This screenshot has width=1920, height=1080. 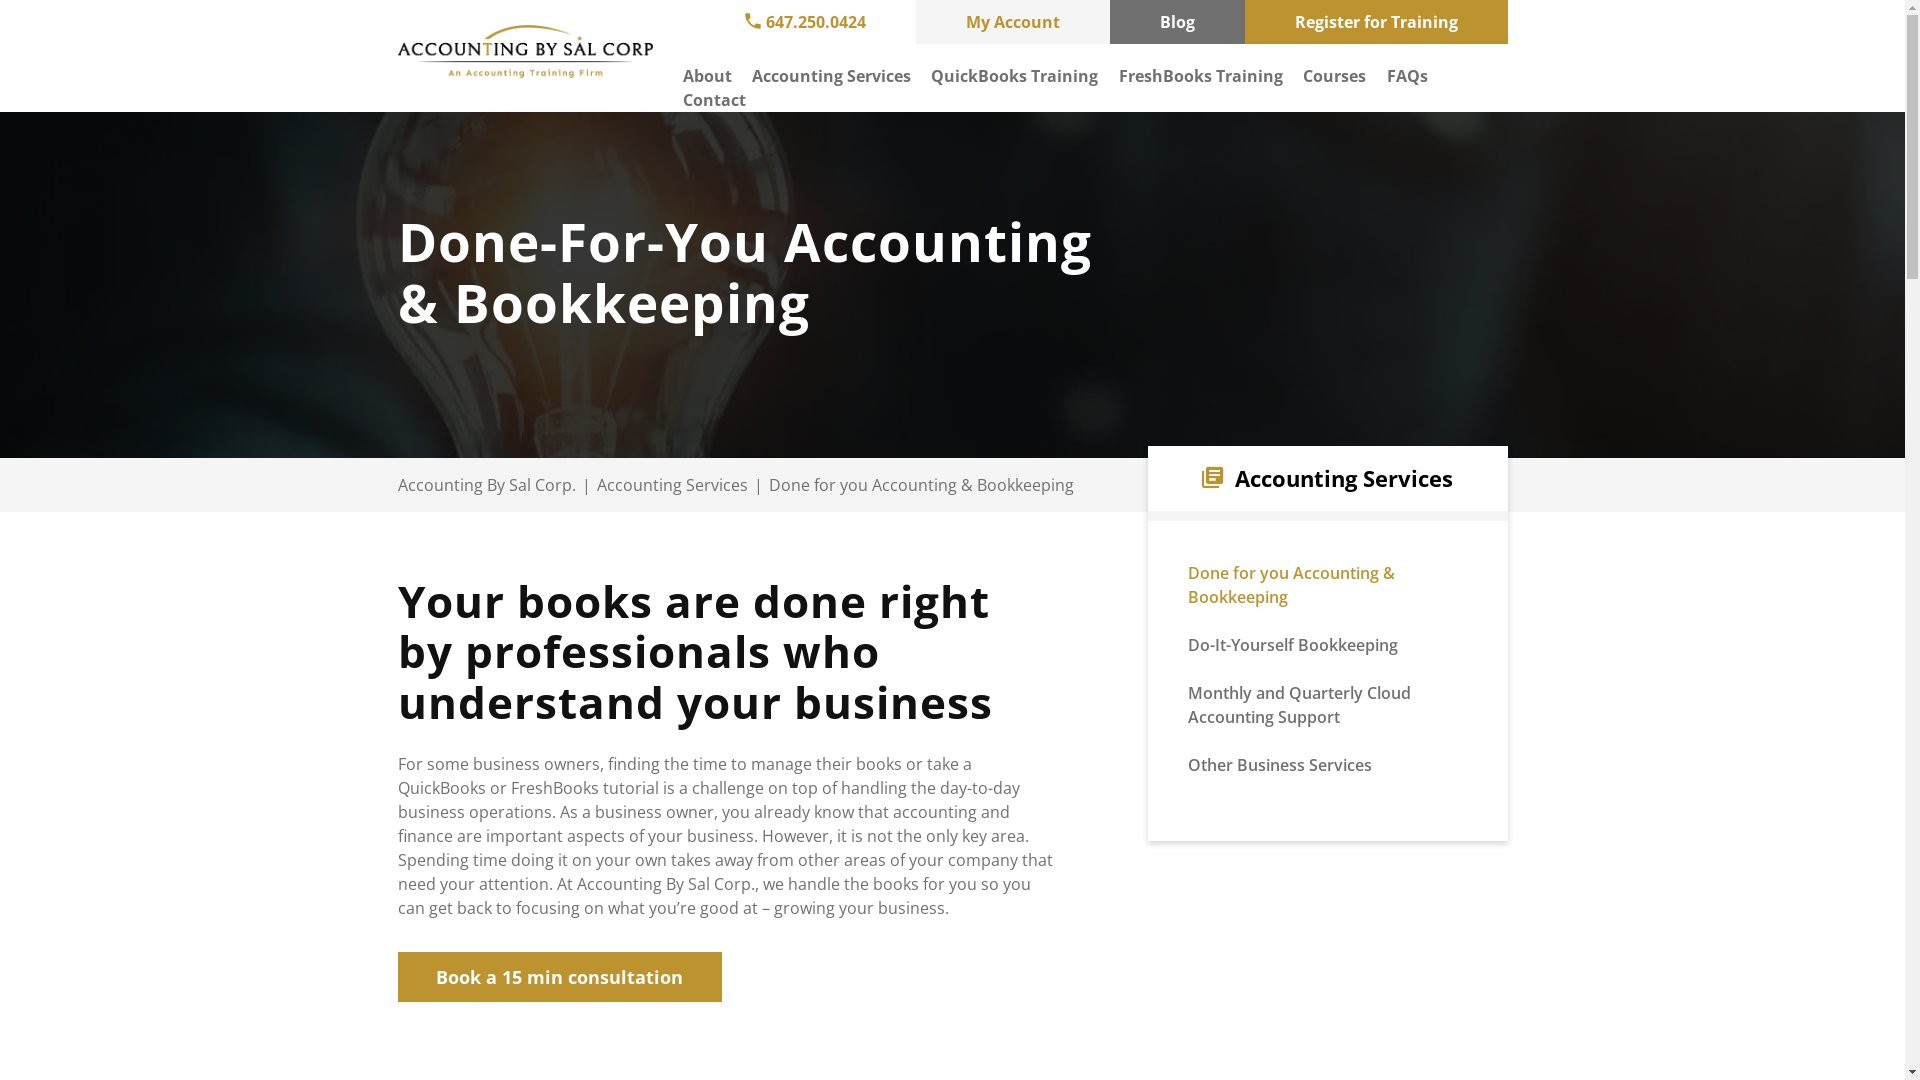 What do you see at coordinates (915, 22) in the screenshot?
I see `'My Account'` at bounding box center [915, 22].